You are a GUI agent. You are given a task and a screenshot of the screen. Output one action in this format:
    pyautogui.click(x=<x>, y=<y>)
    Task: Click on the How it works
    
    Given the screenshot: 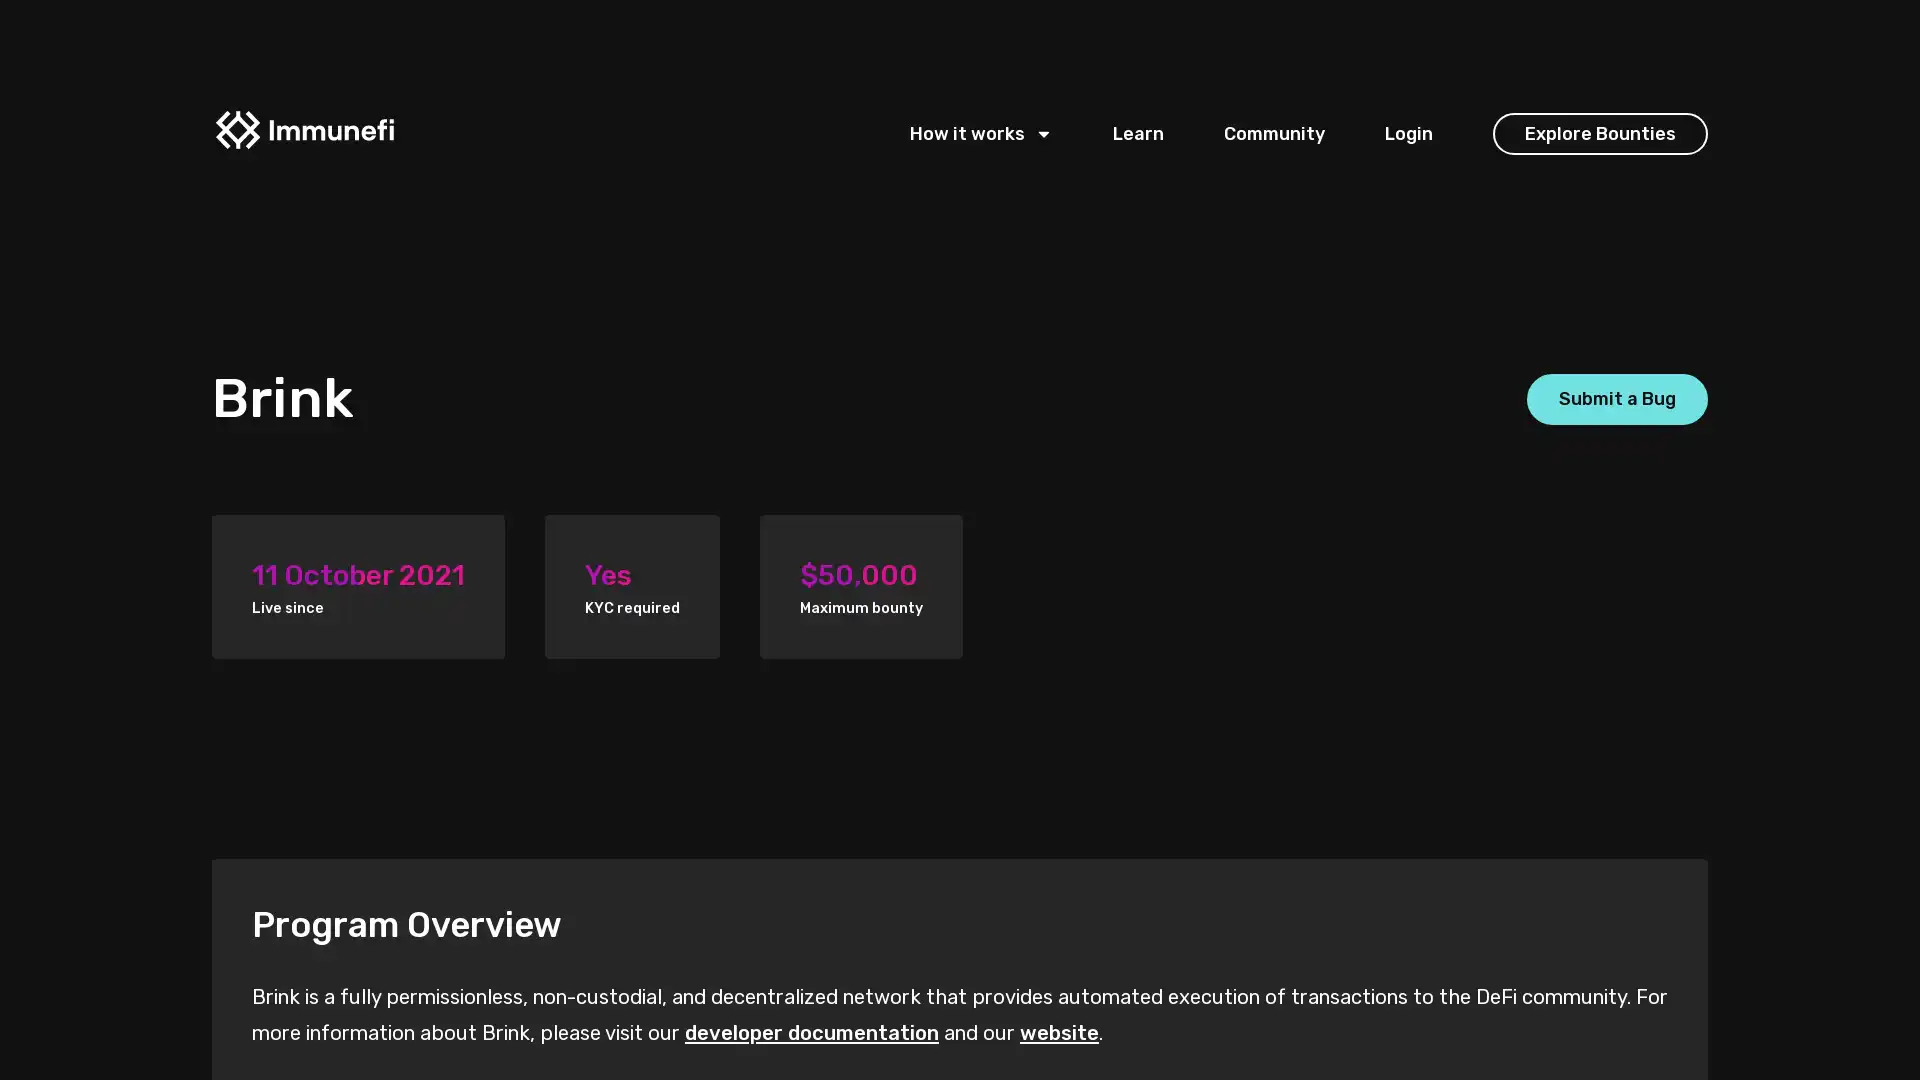 What is the action you would take?
    pyautogui.click(x=981, y=133)
    